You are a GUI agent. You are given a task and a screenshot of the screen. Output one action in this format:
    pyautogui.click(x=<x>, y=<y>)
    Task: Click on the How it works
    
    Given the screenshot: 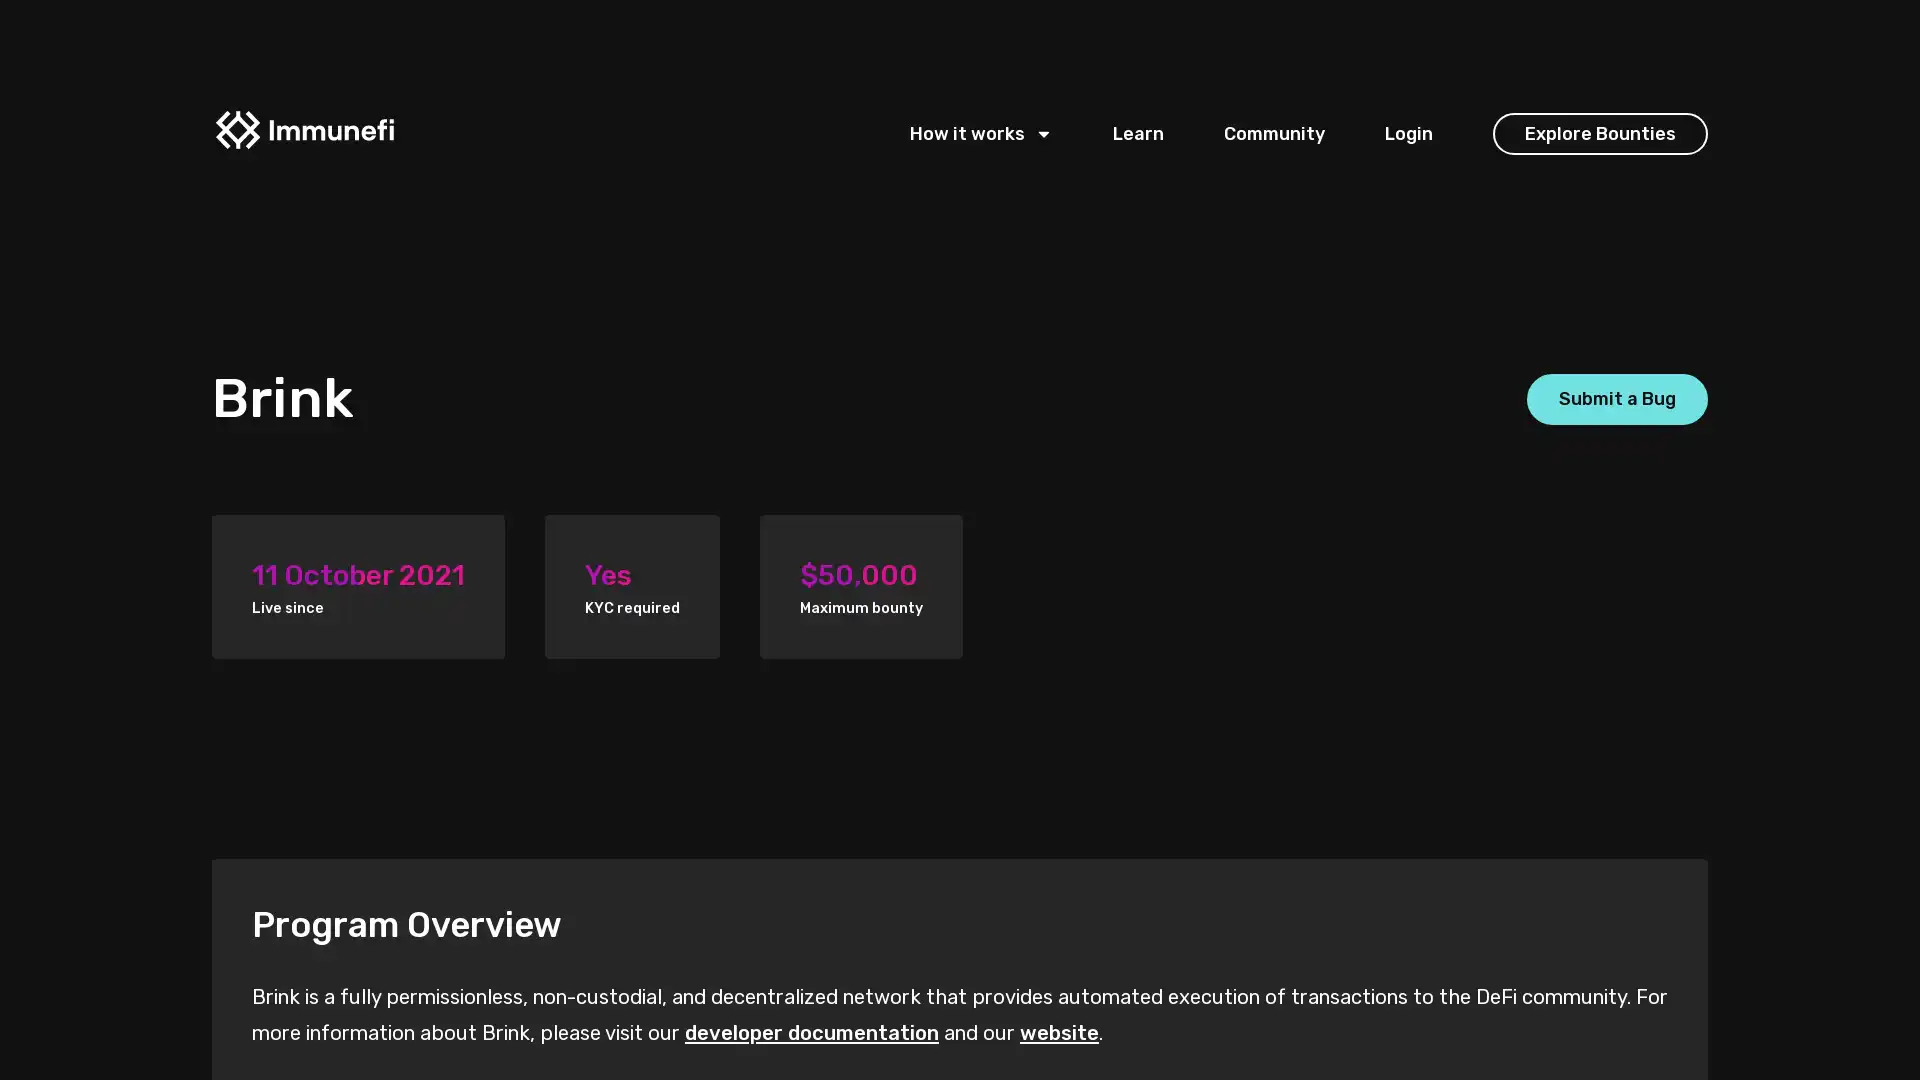 What is the action you would take?
    pyautogui.click(x=981, y=133)
    